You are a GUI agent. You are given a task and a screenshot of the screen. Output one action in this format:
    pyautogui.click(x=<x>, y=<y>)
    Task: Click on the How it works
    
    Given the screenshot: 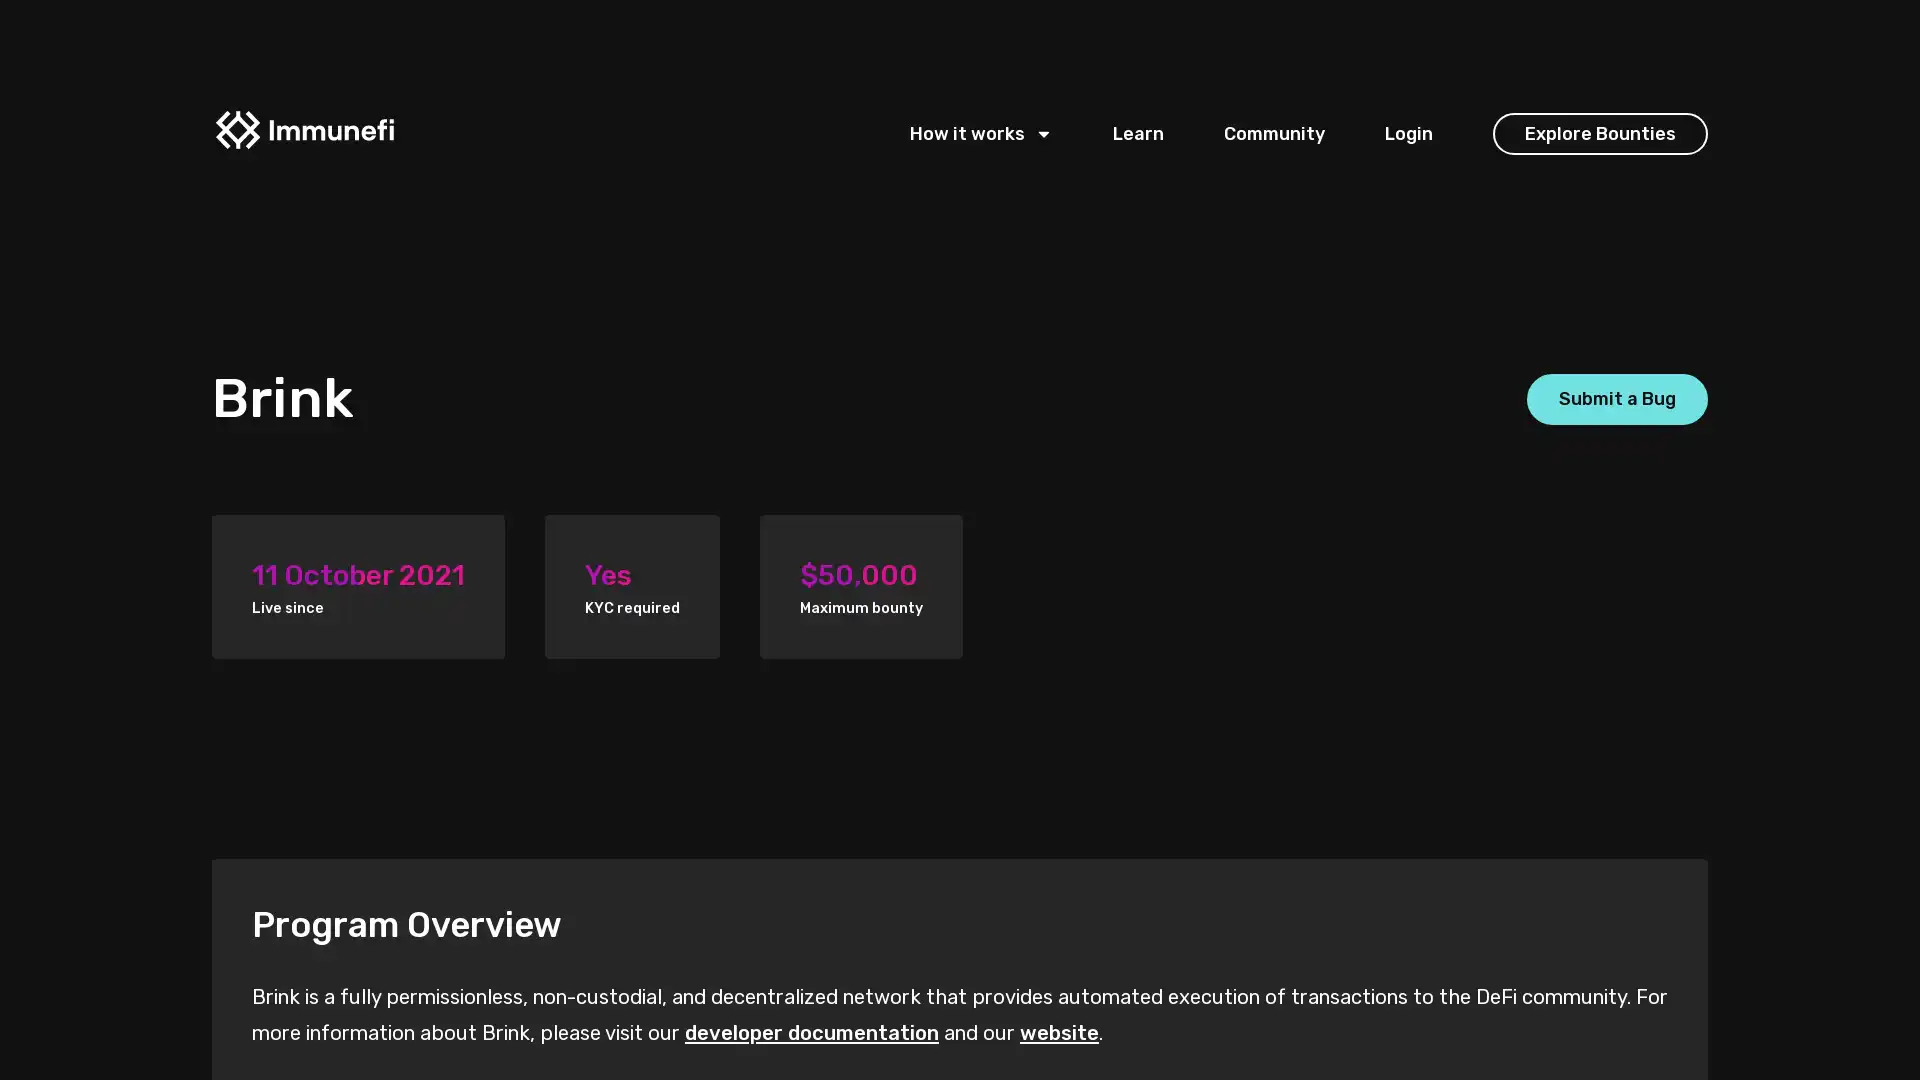 What is the action you would take?
    pyautogui.click(x=981, y=133)
    